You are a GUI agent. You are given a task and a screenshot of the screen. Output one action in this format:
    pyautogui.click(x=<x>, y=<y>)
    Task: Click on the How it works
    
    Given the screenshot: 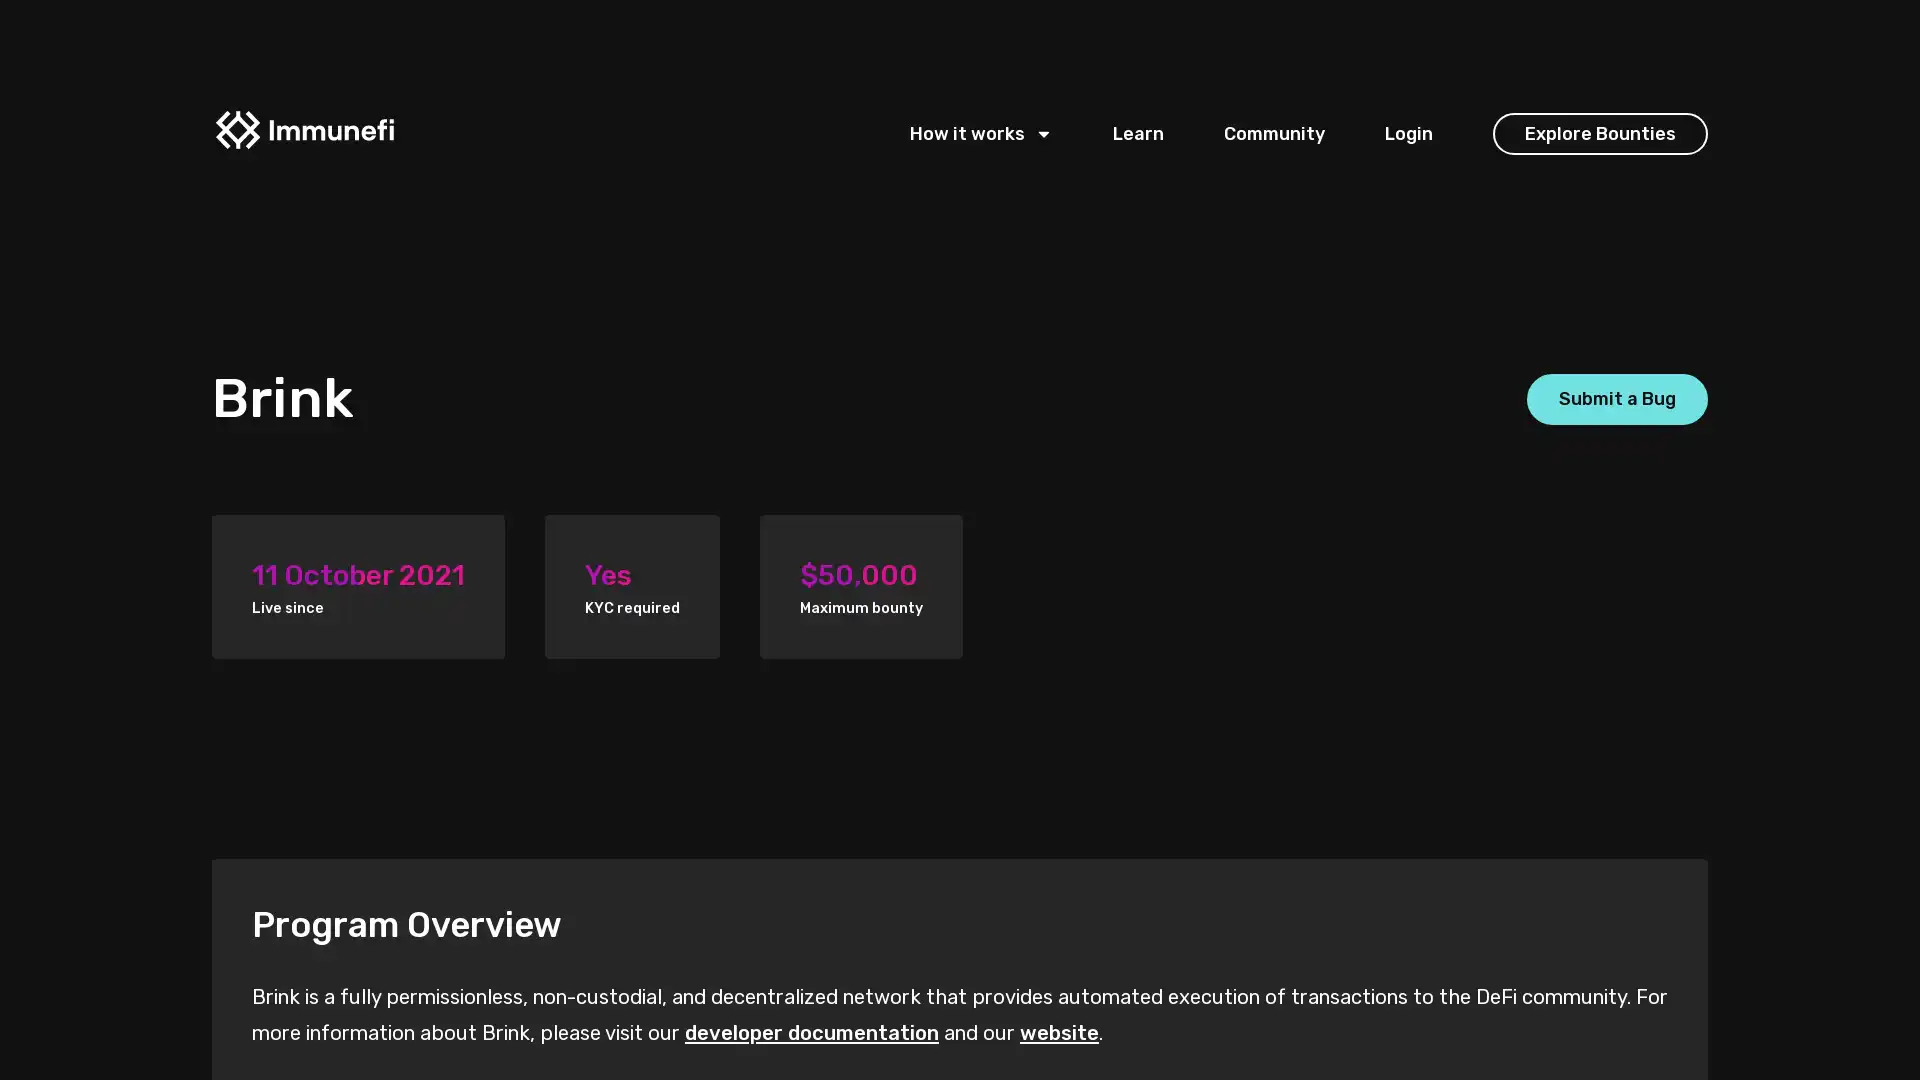 What is the action you would take?
    pyautogui.click(x=981, y=133)
    